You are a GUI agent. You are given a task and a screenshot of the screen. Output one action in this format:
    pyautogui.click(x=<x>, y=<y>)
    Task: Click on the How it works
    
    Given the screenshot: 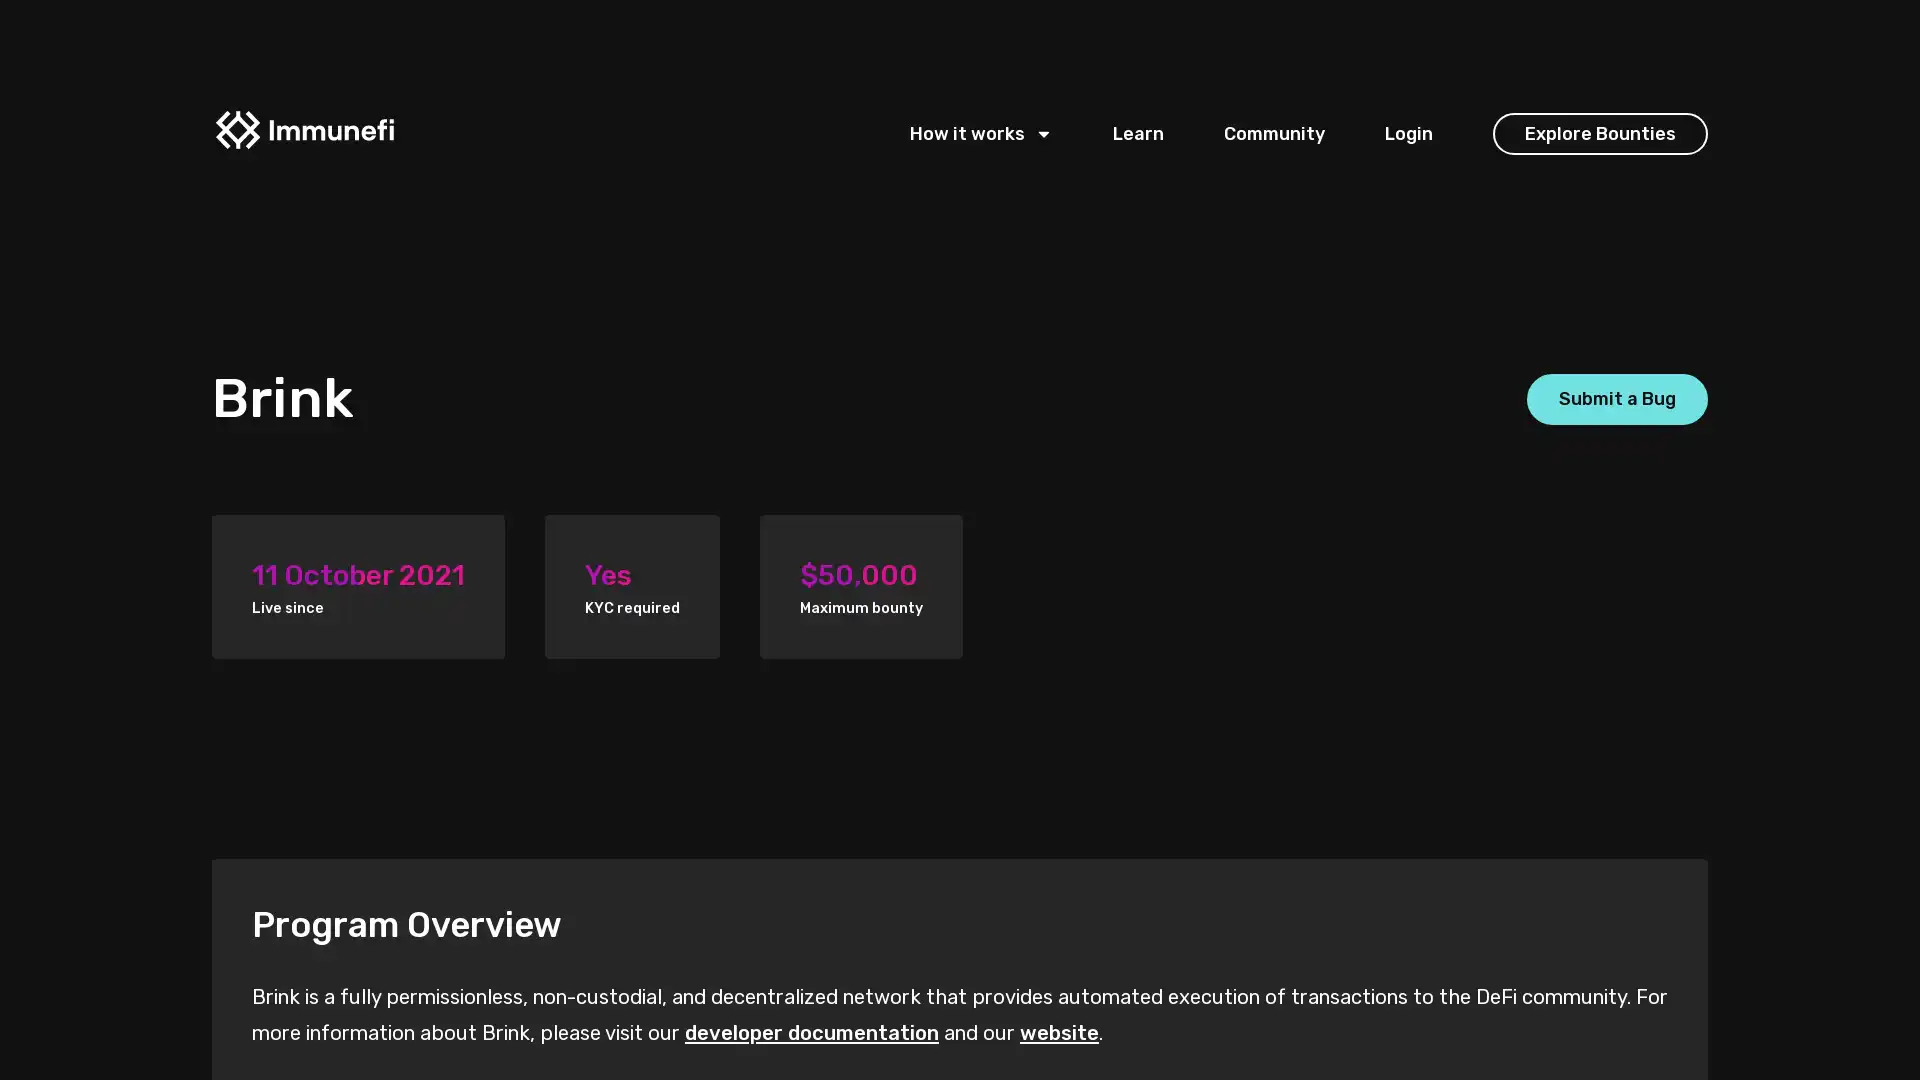 What is the action you would take?
    pyautogui.click(x=981, y=133)
    